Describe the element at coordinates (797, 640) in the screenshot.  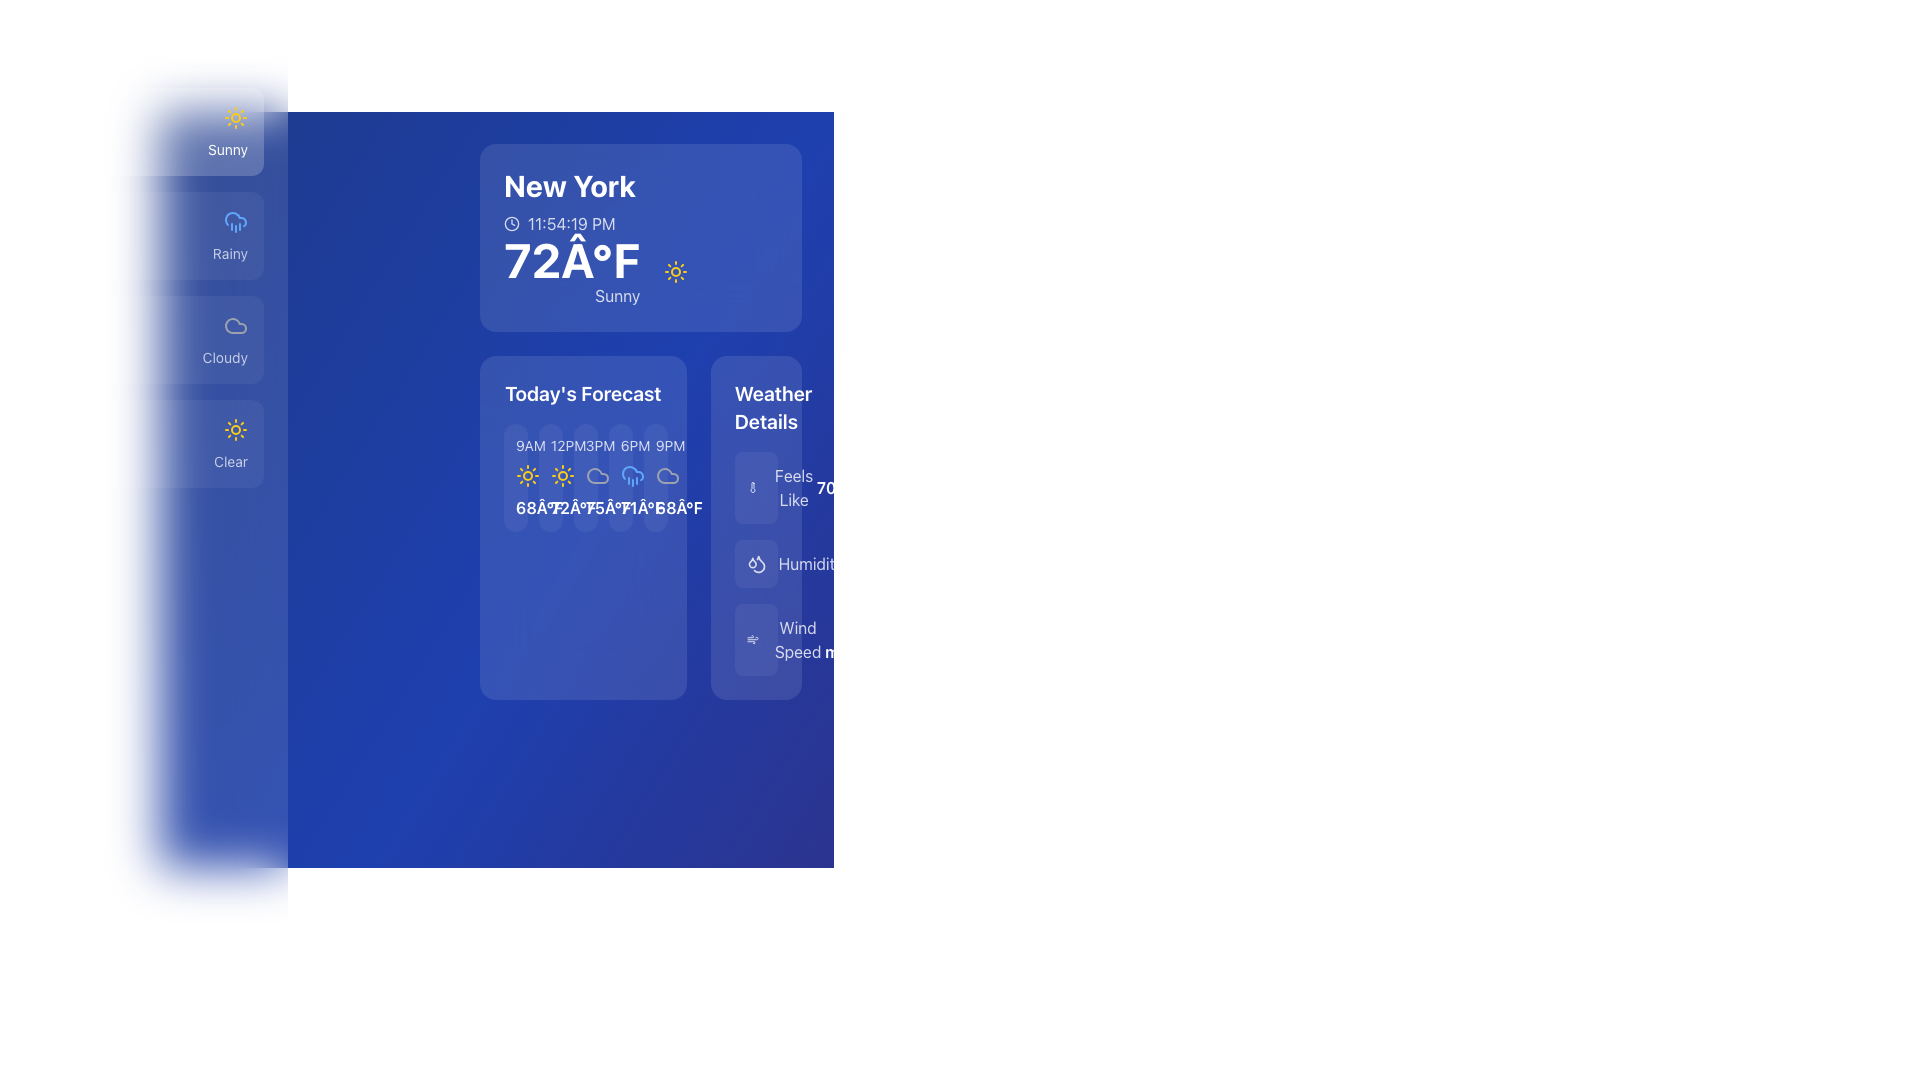
I see `'Wind Speed' text label element located at the bottom of the 'Weather Details' section, which is the last element among its siblings` at that location.